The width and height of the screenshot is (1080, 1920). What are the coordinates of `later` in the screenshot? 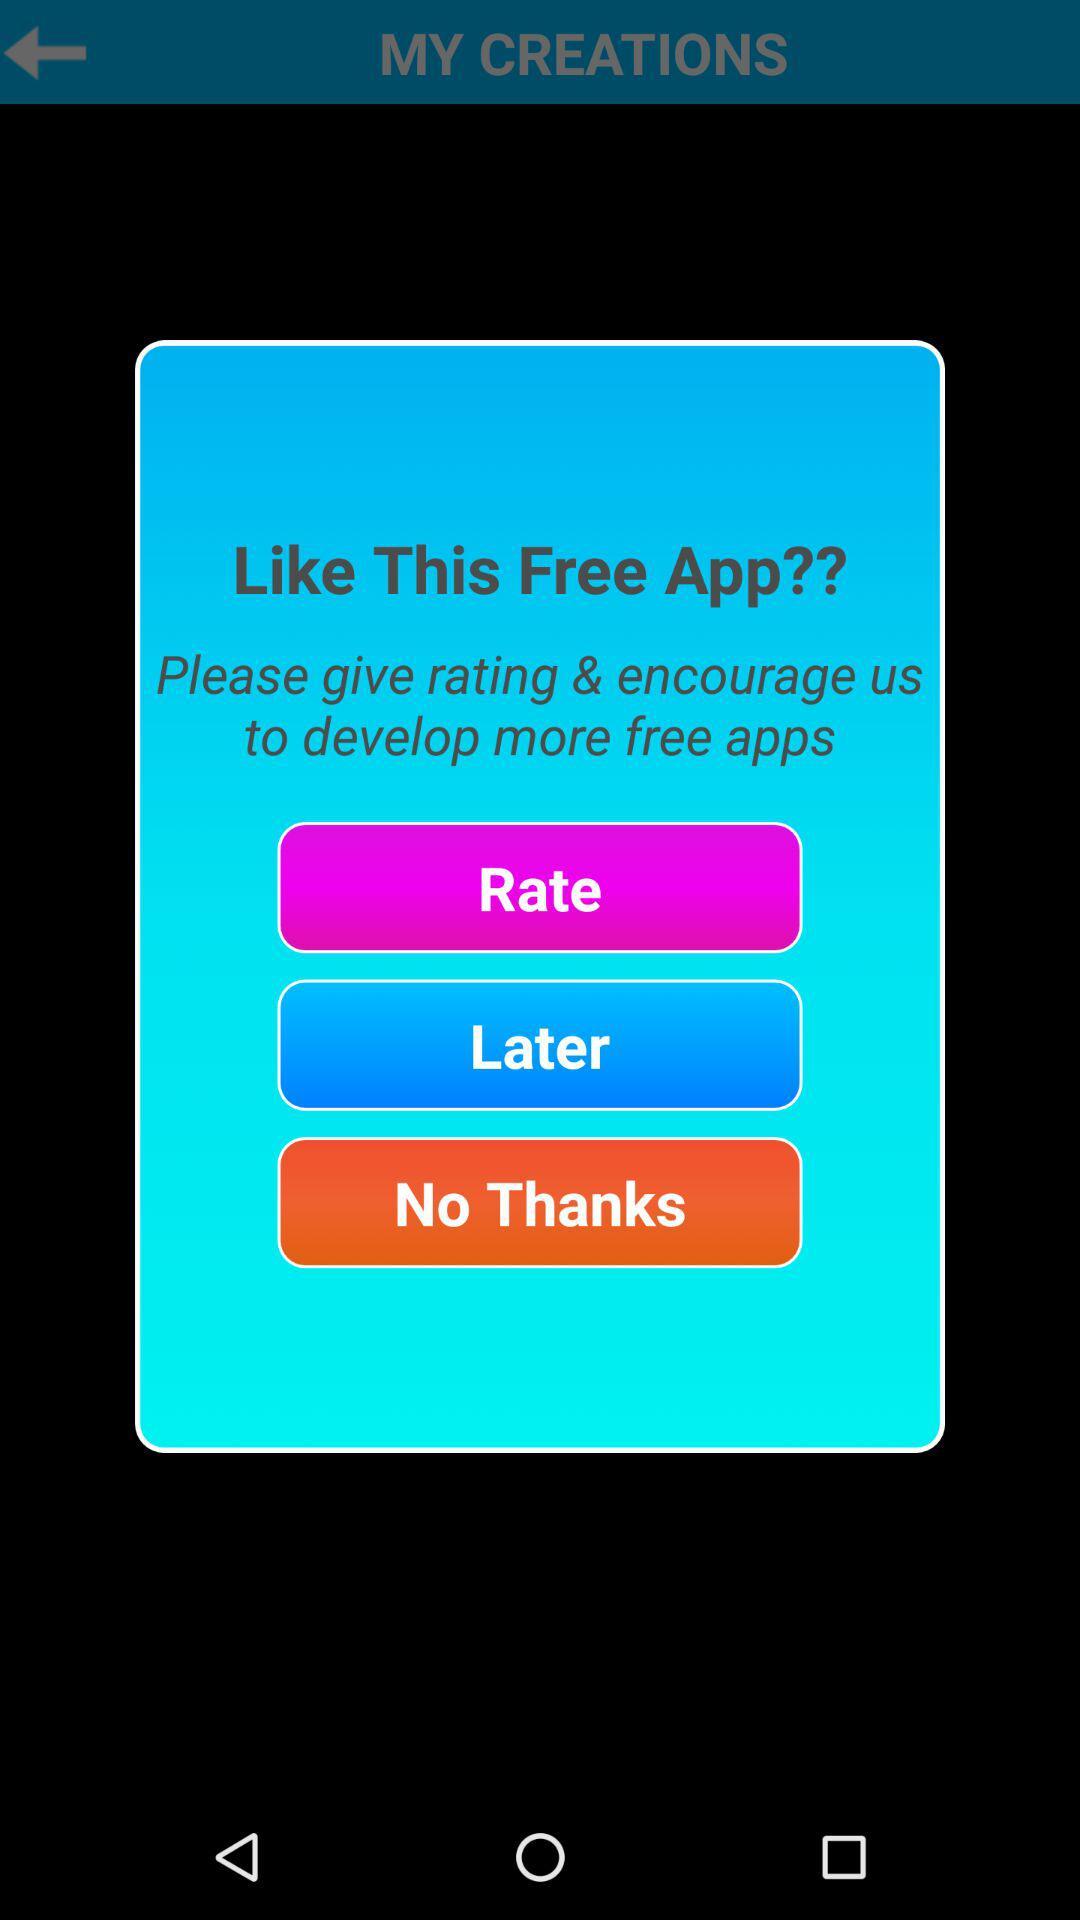 It's located at (540, 1044).